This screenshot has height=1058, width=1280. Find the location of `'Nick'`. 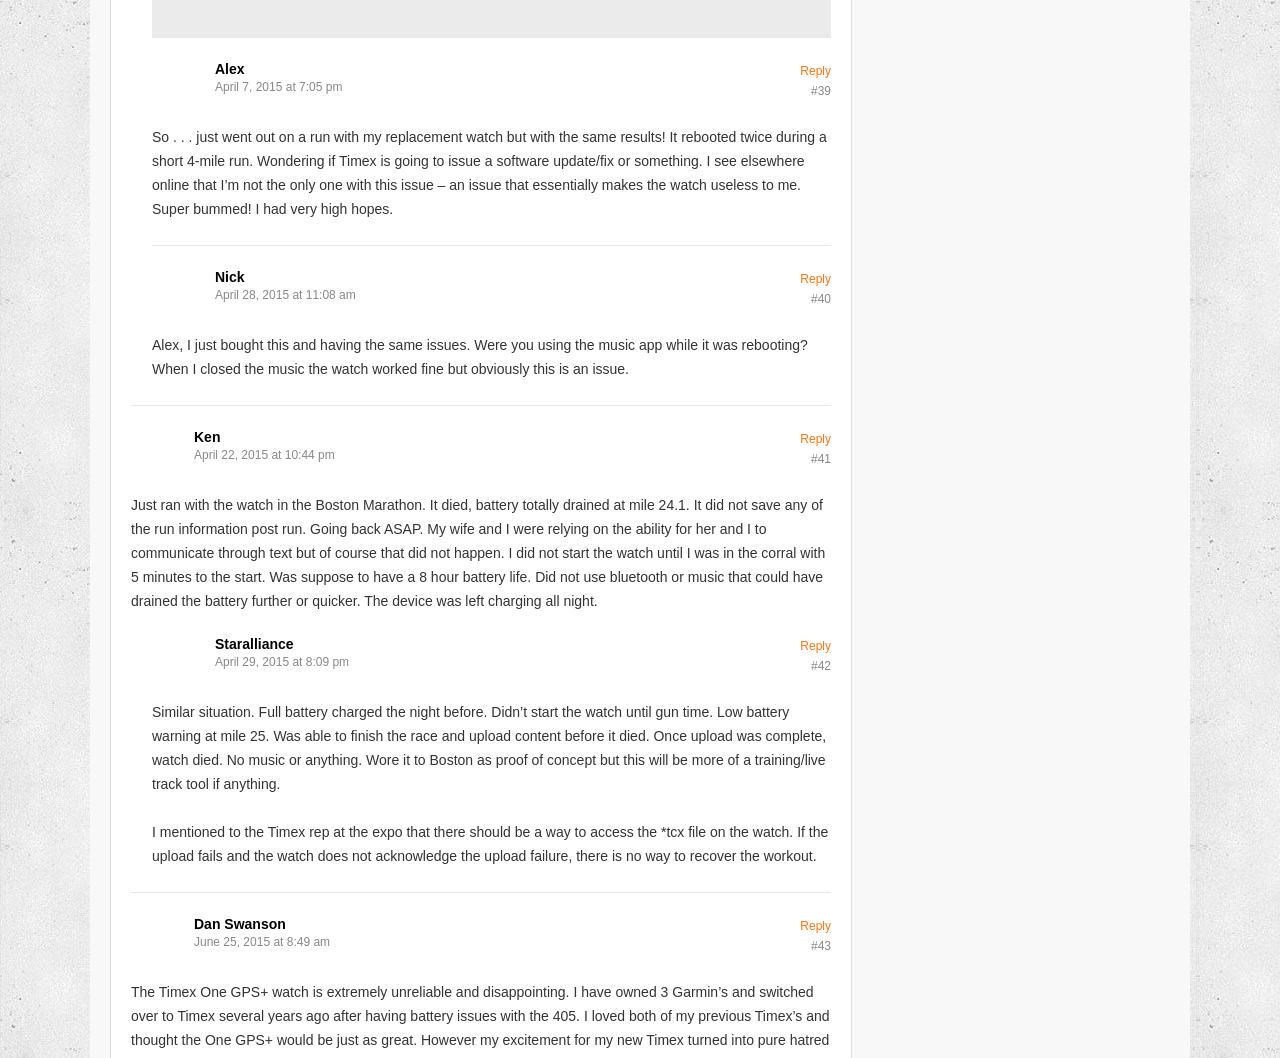

'Nick' is located at coordinates (229, 275).